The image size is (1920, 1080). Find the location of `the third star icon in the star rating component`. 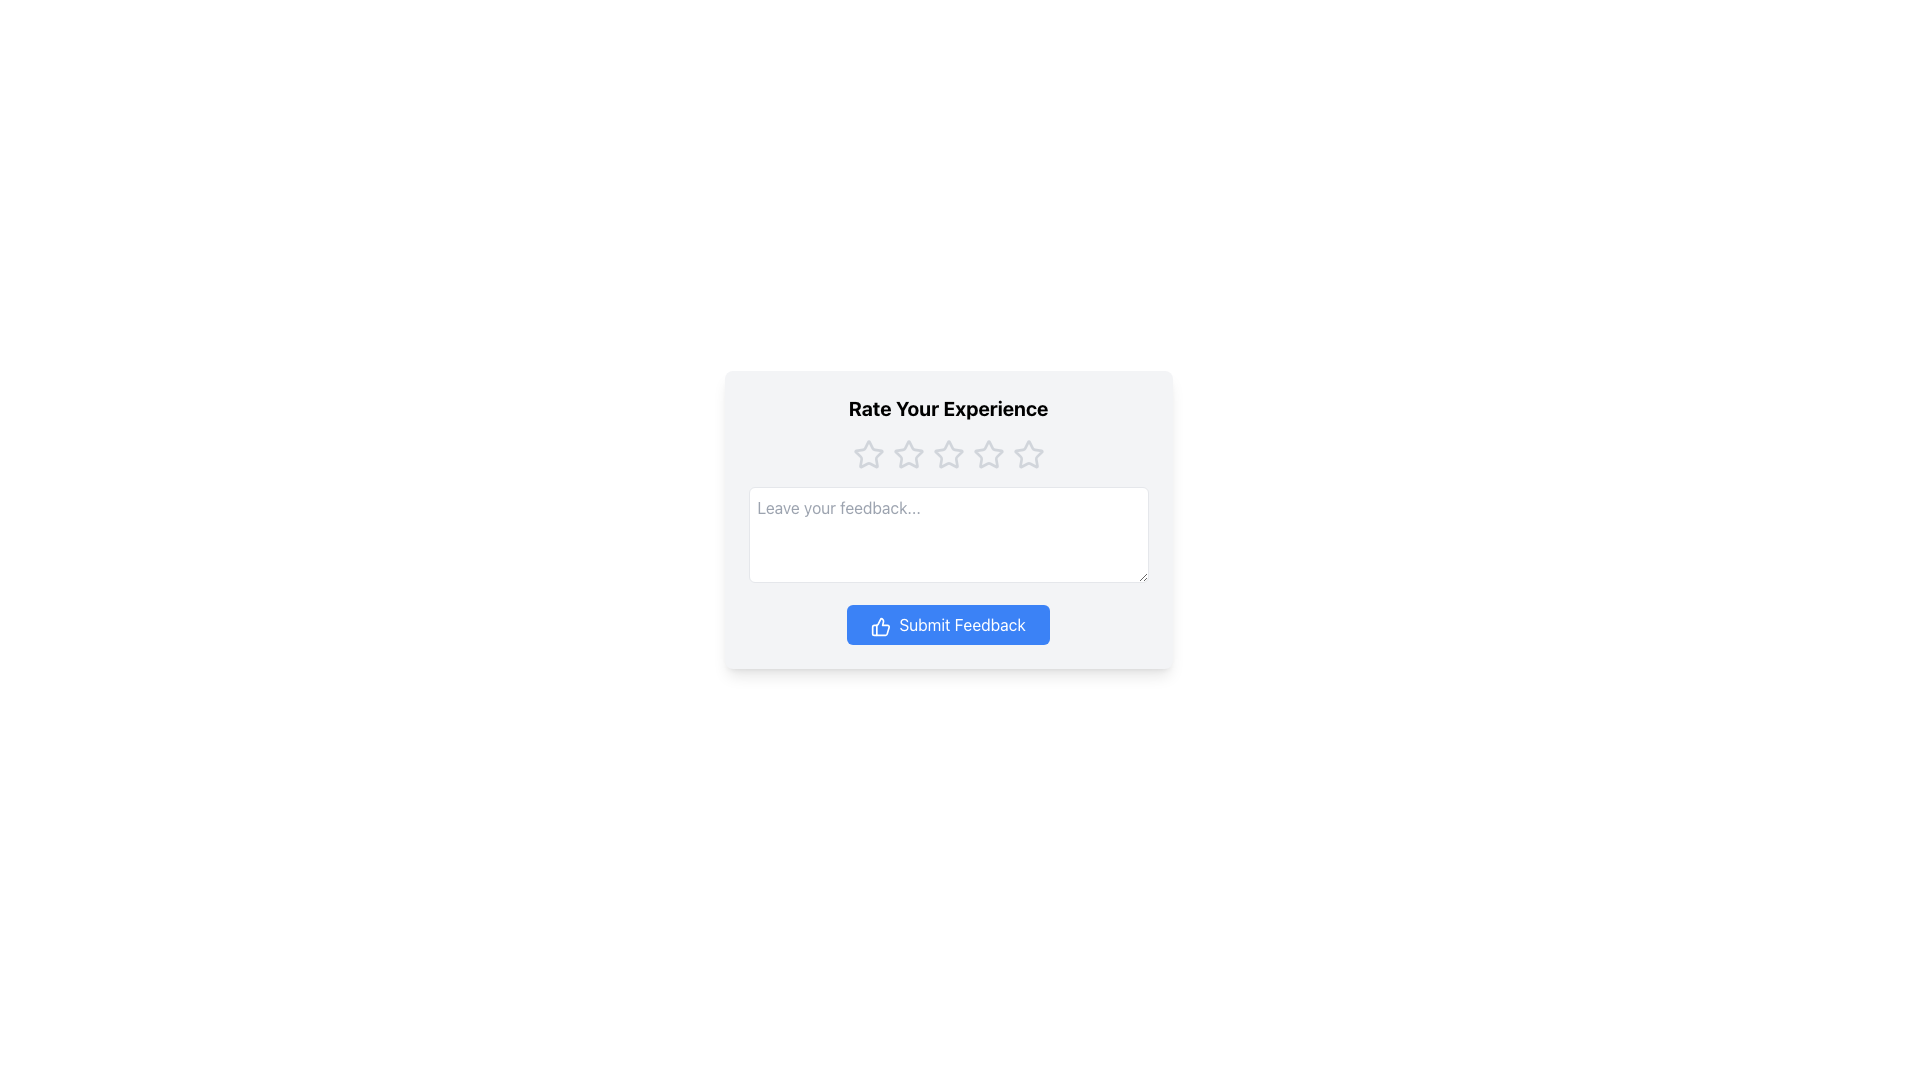

the third star icon in the star rating component is located at coordinates (988, 454).